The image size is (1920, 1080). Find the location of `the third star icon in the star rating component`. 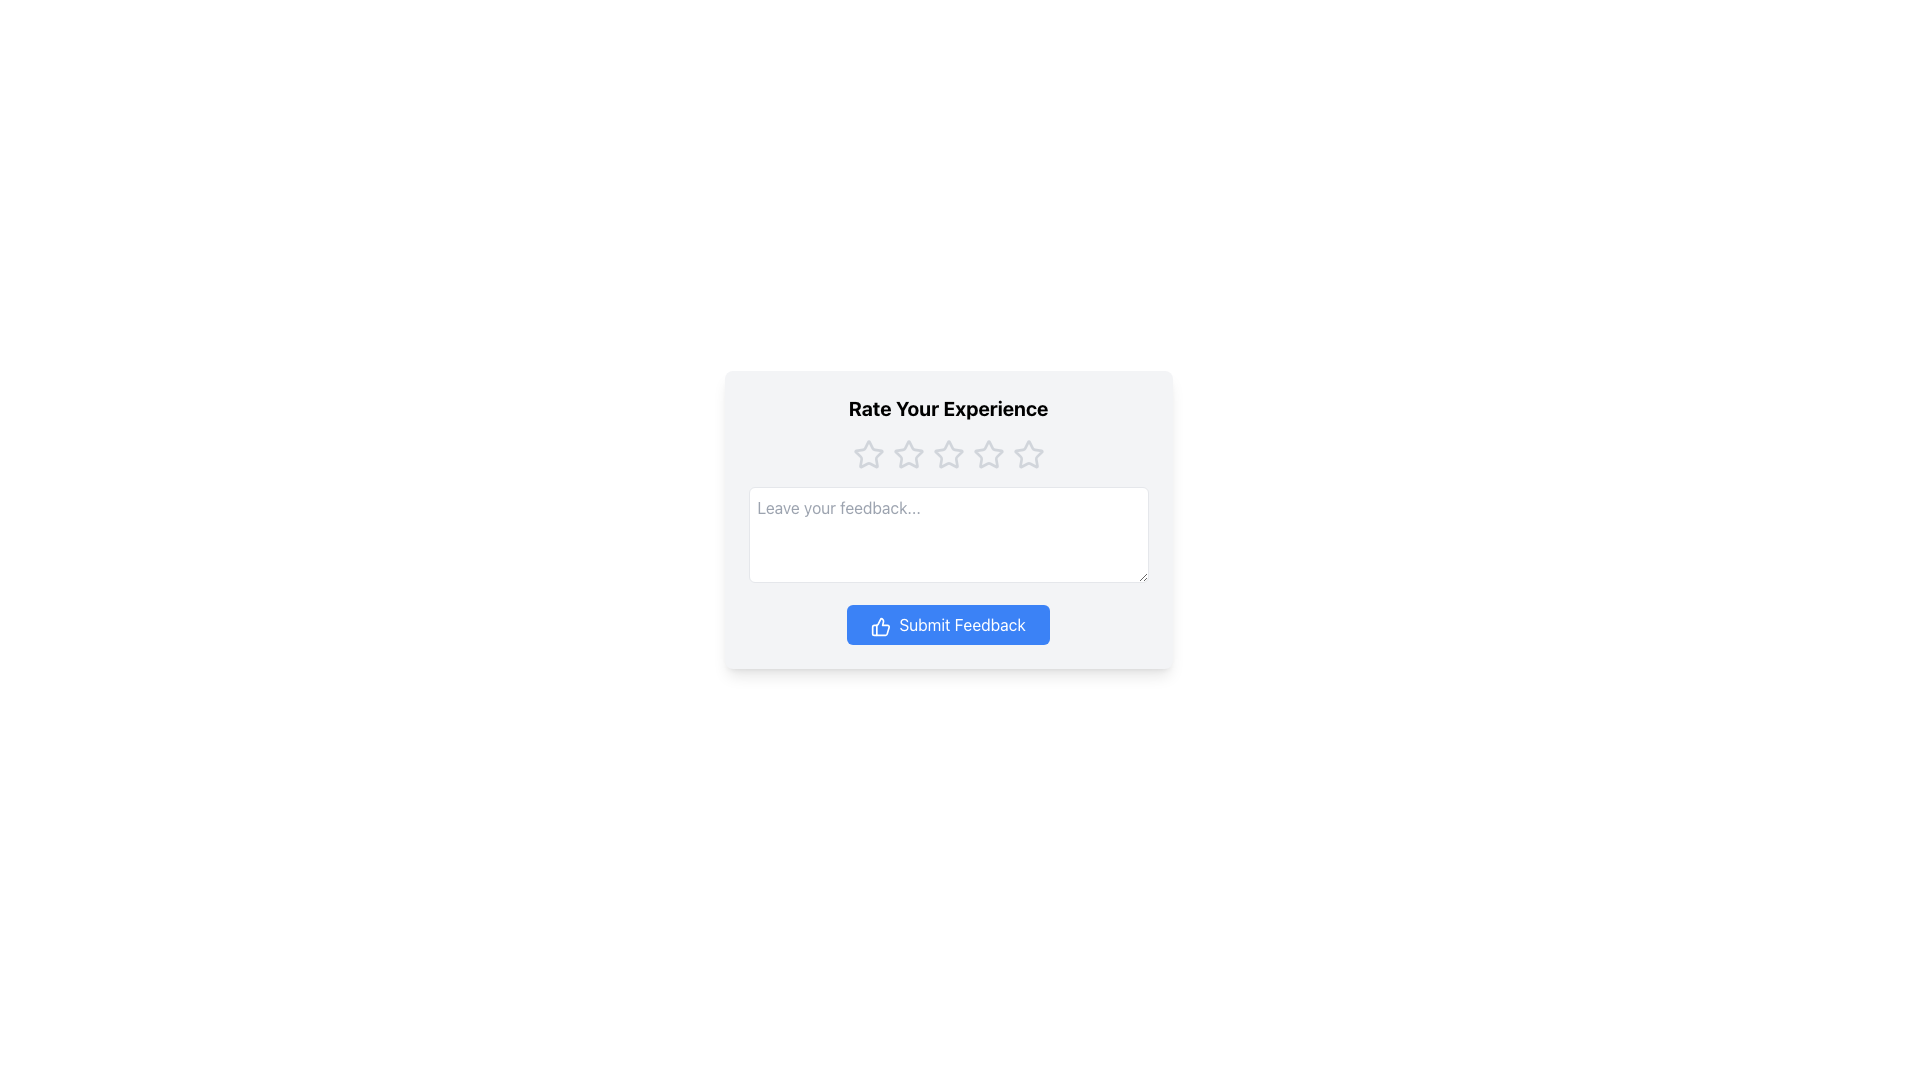

the third star icon in the star rating component is located at coordinates (988, 454).